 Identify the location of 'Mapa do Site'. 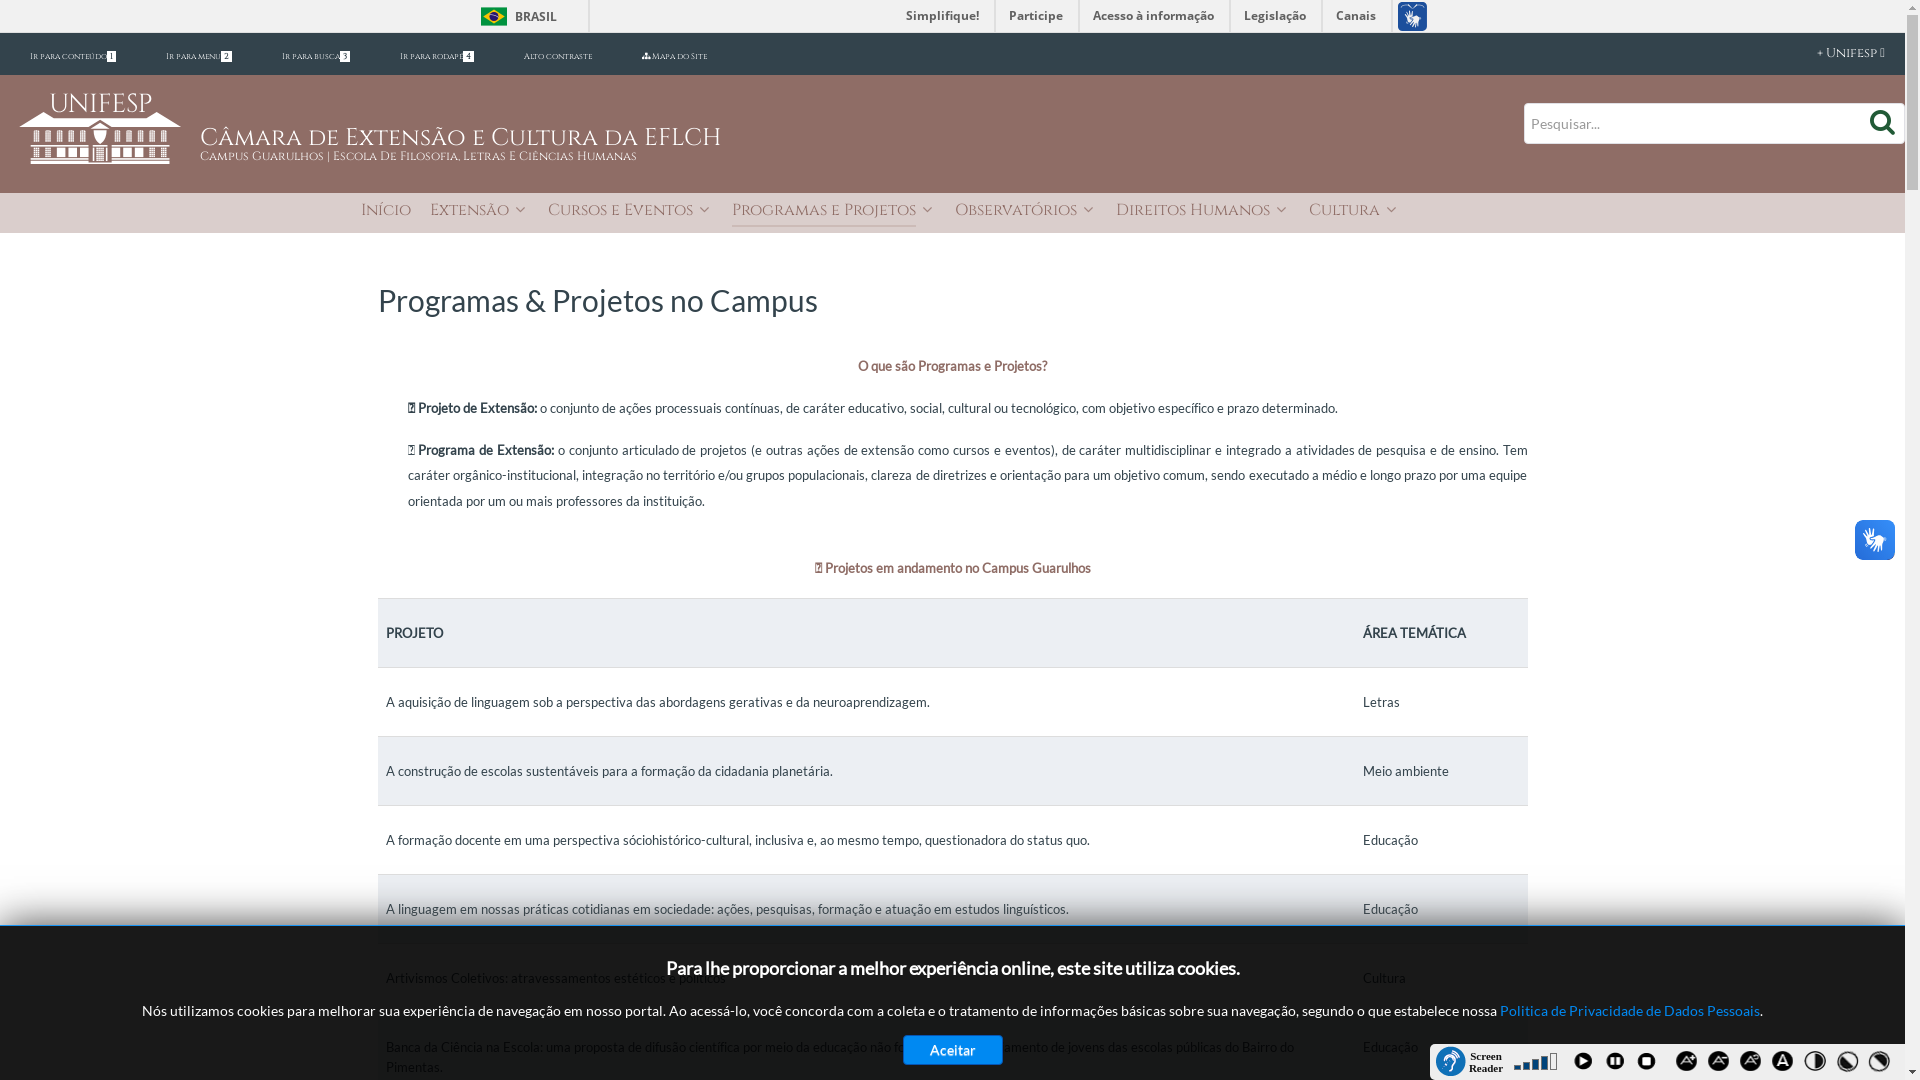
(674, 55).